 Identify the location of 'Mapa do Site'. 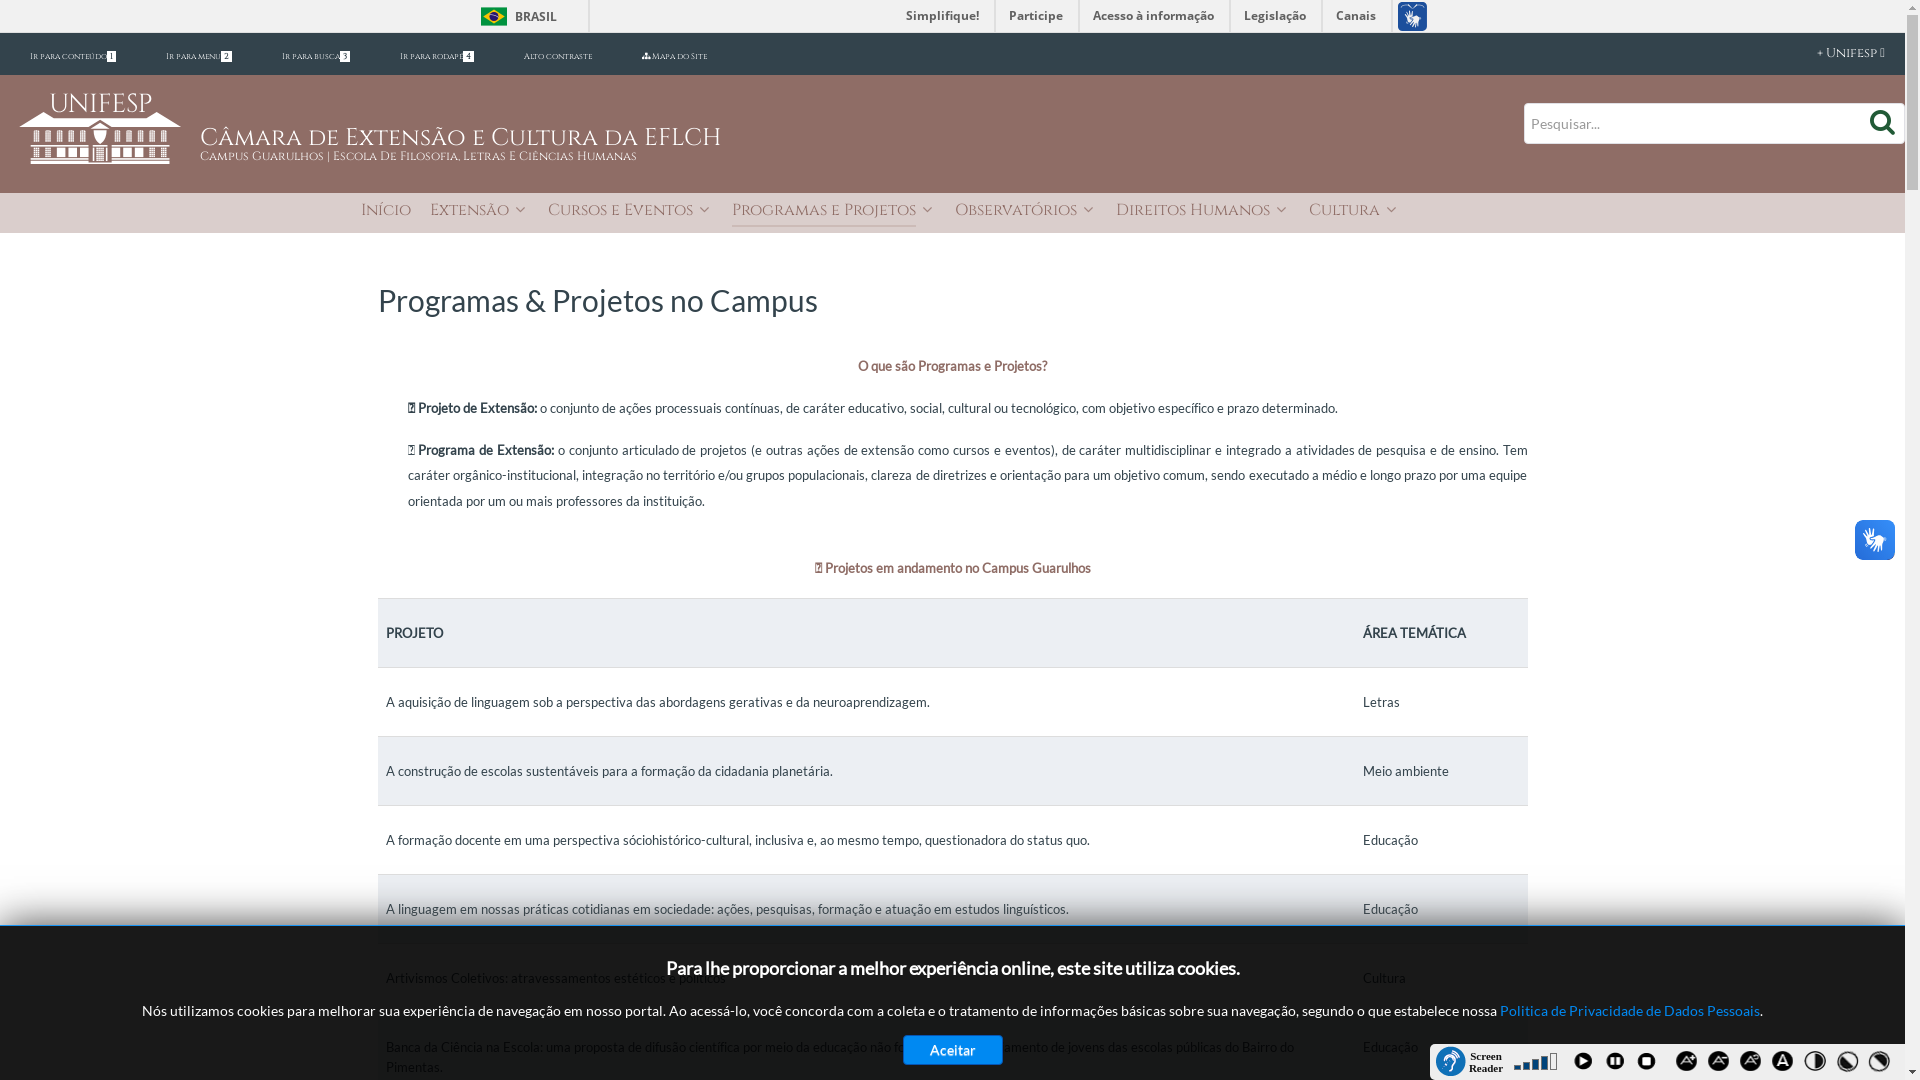
(674, 55).